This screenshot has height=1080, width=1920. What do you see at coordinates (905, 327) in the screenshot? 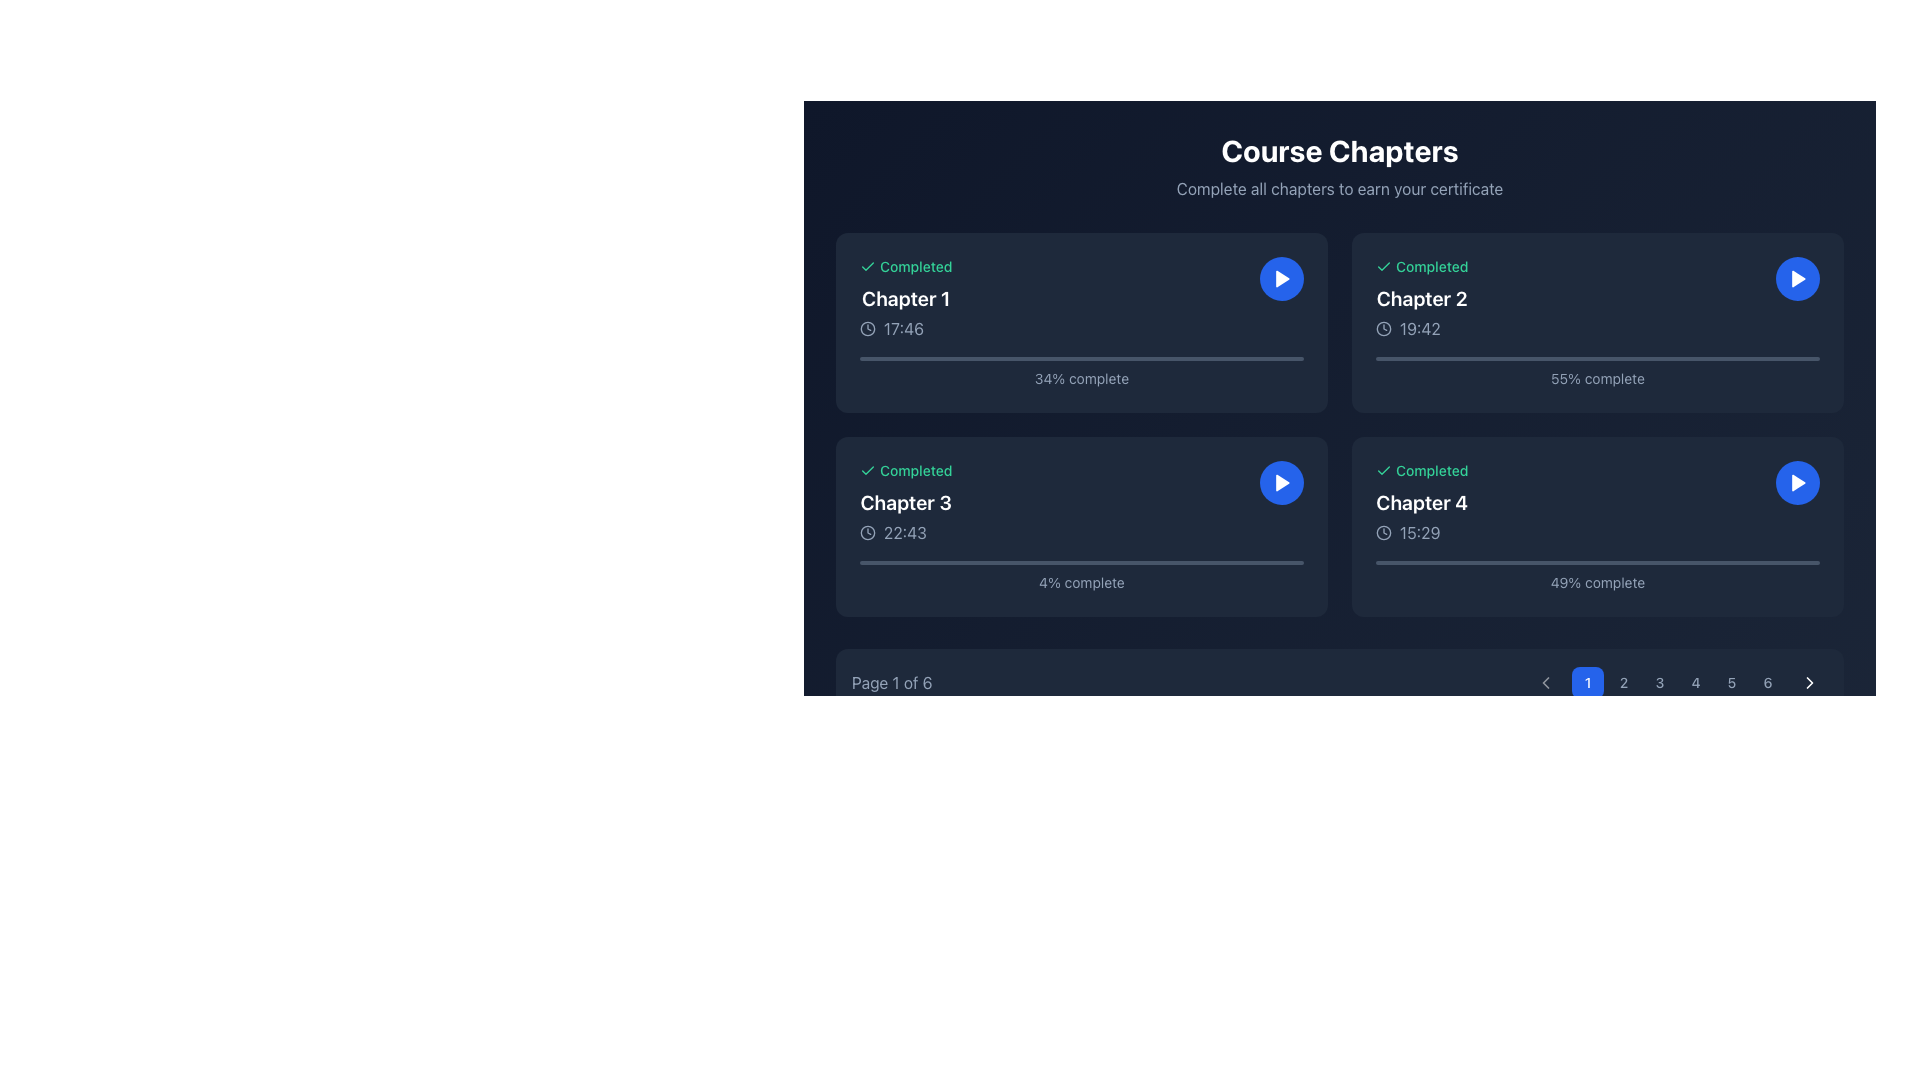
I see `the Text with icon component displaying the clock icon and the time '17:46', located beneath the 'Chapter 1' title` at bounding box center [905, 327].